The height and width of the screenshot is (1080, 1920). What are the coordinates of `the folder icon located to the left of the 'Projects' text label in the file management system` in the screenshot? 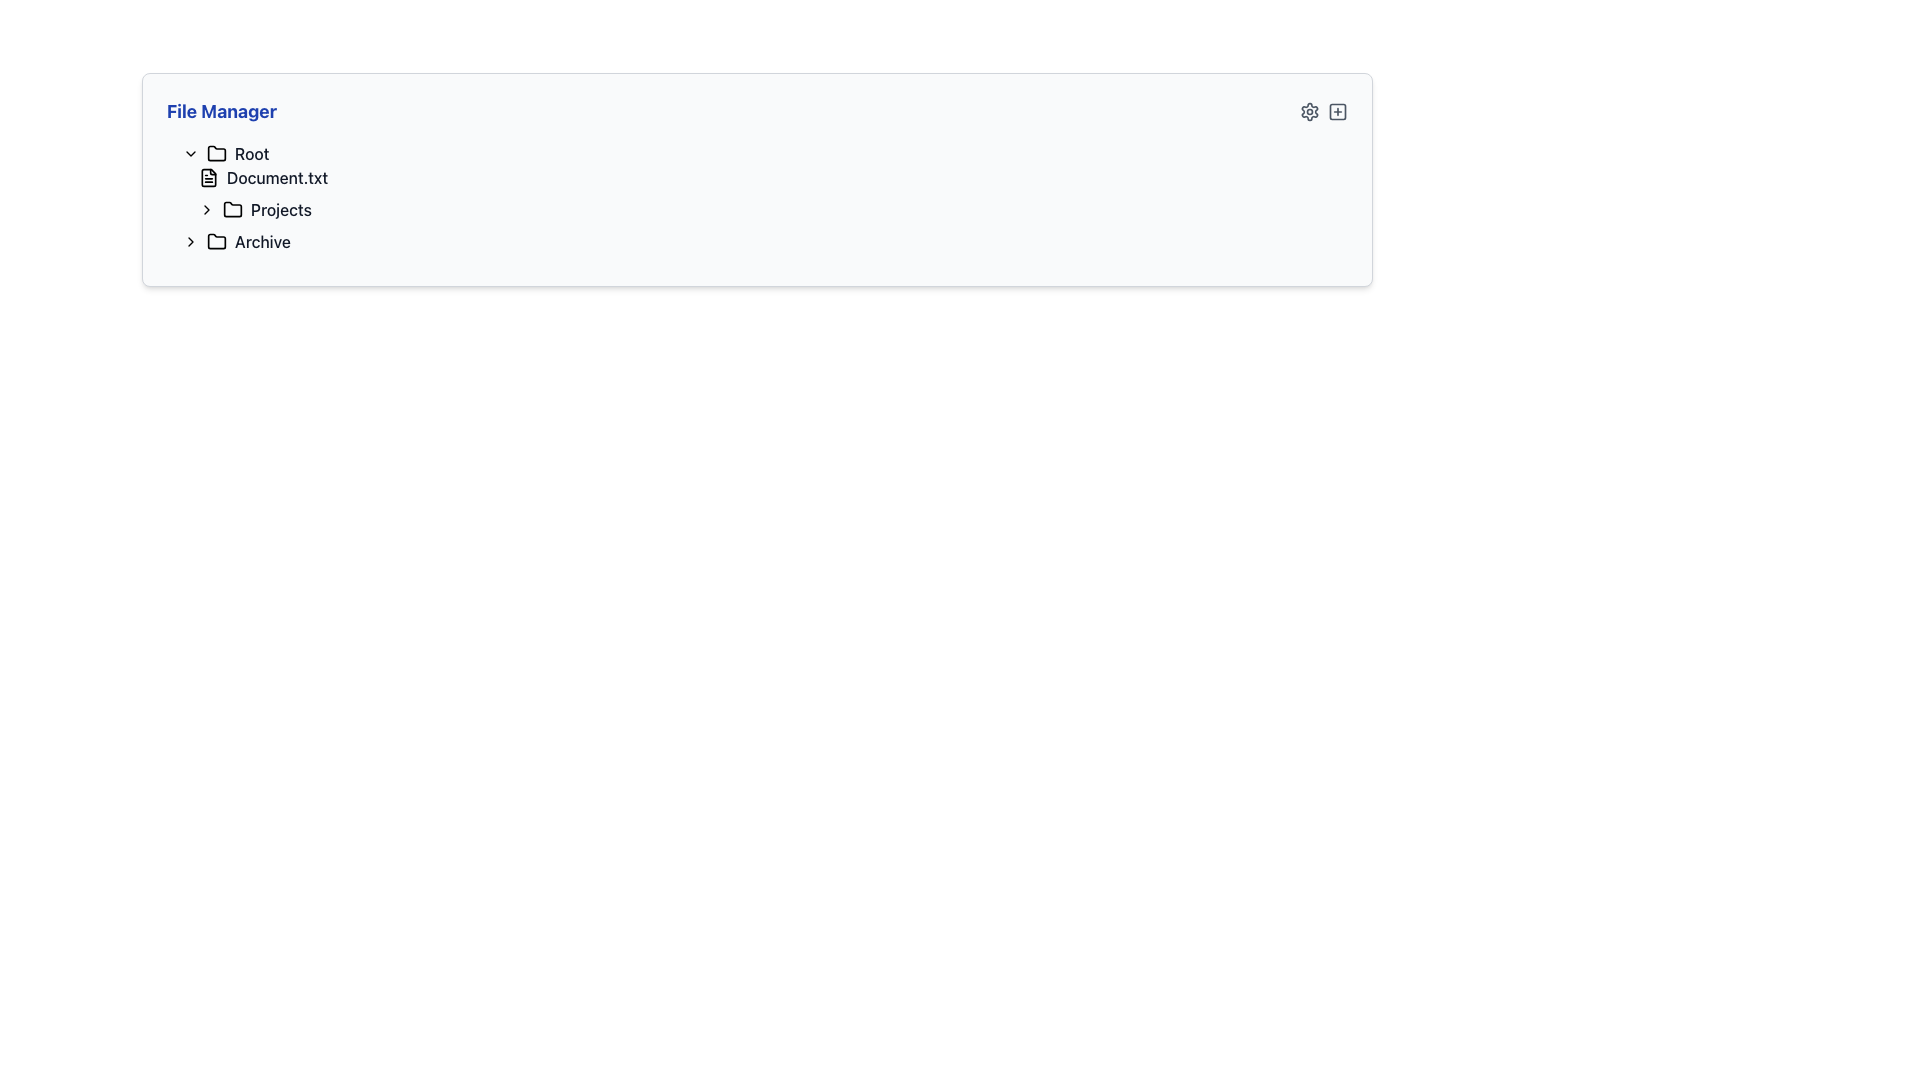 It's located at (233, 209).